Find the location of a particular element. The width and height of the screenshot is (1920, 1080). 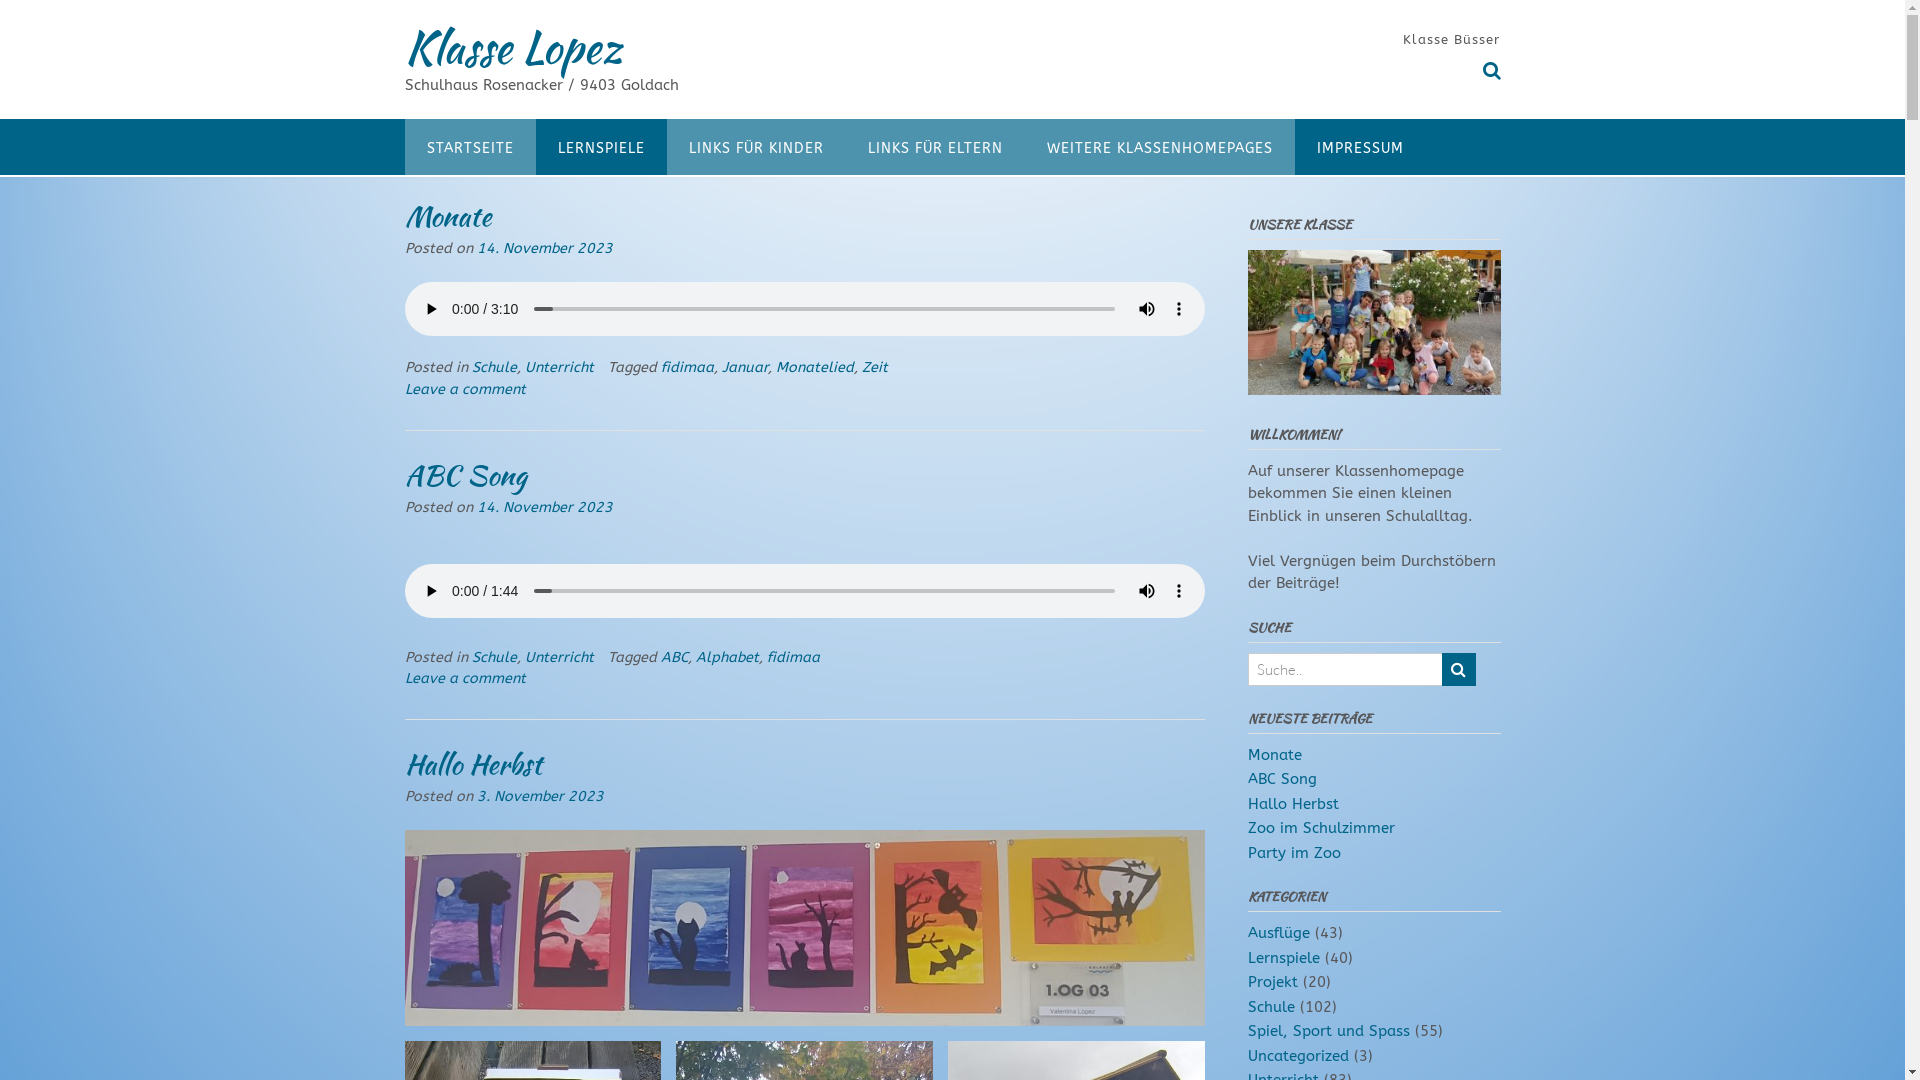

'Search for:' is located at coordinates (1344, 669).